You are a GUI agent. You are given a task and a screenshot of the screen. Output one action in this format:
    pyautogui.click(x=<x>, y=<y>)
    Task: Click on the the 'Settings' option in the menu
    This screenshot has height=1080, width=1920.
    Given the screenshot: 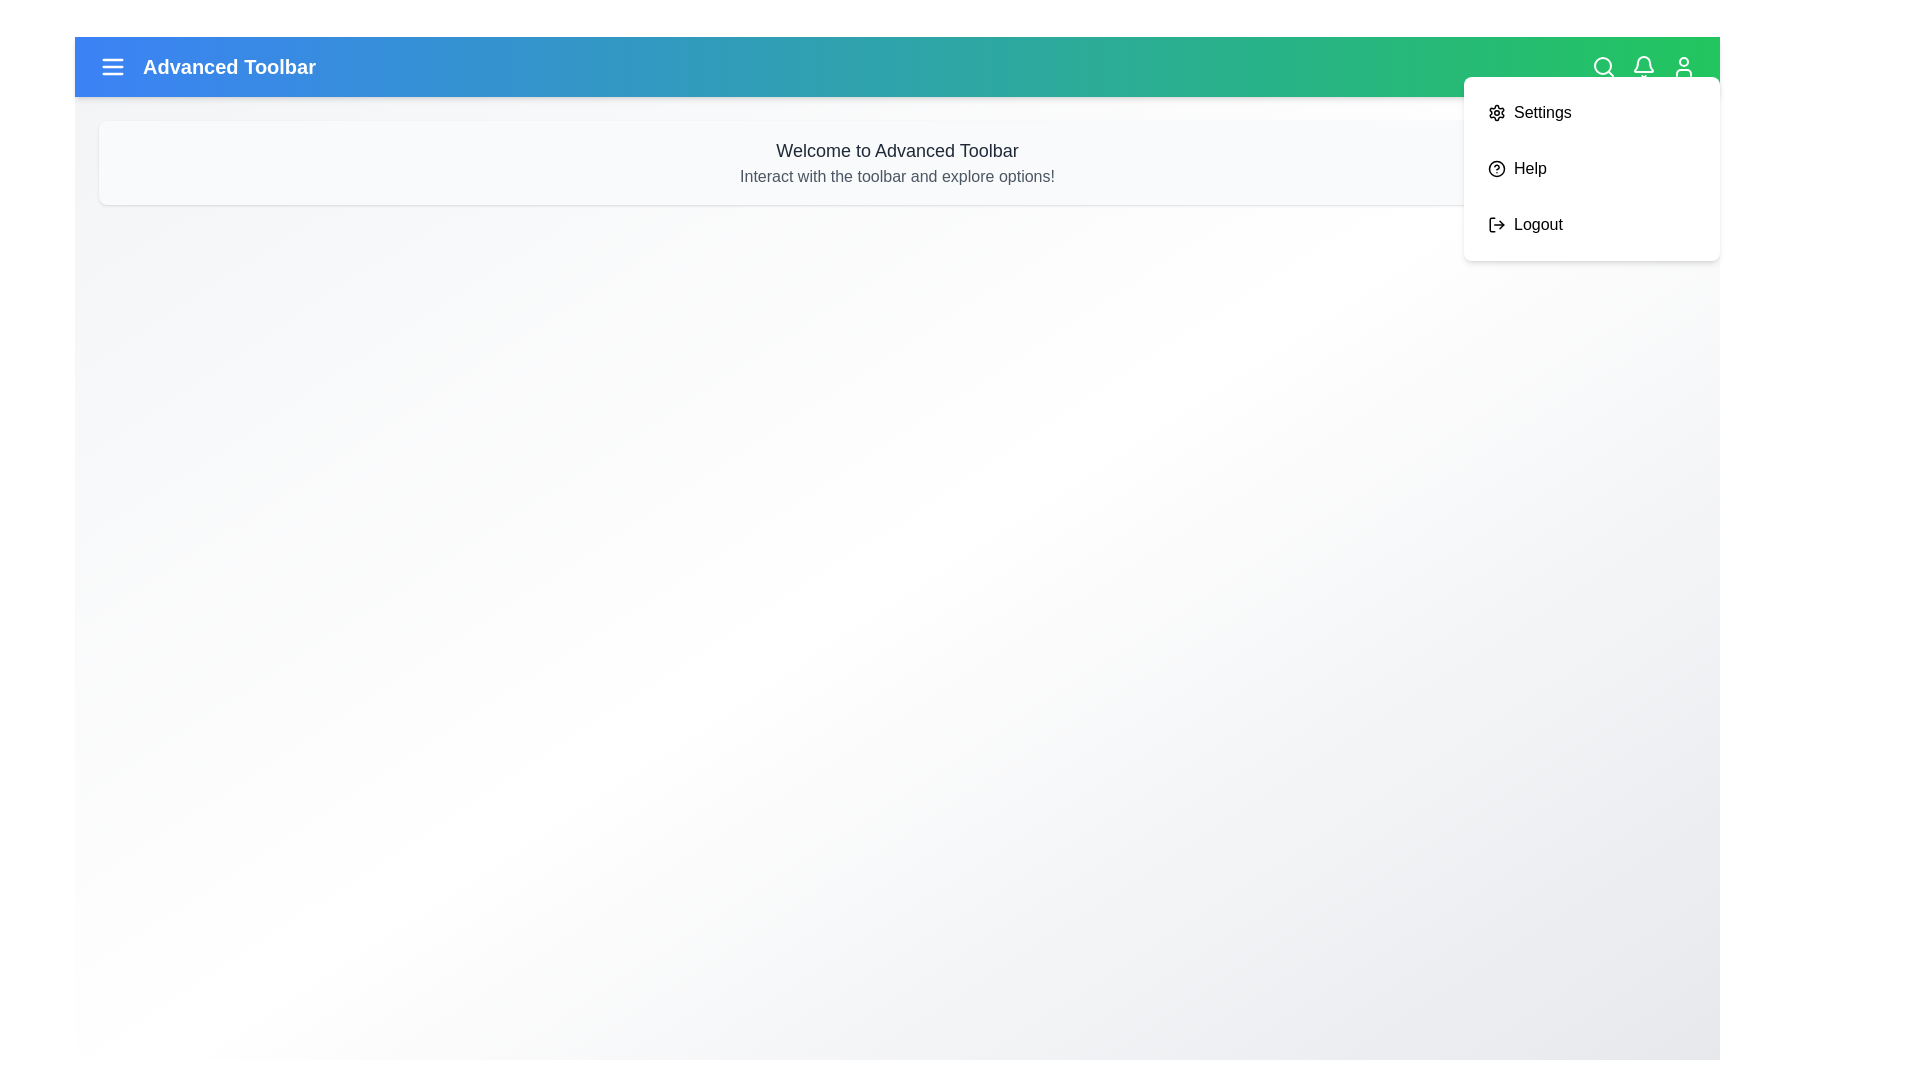 What is the action you would take?
    pyautogui.click(x=1591, y=112)
    